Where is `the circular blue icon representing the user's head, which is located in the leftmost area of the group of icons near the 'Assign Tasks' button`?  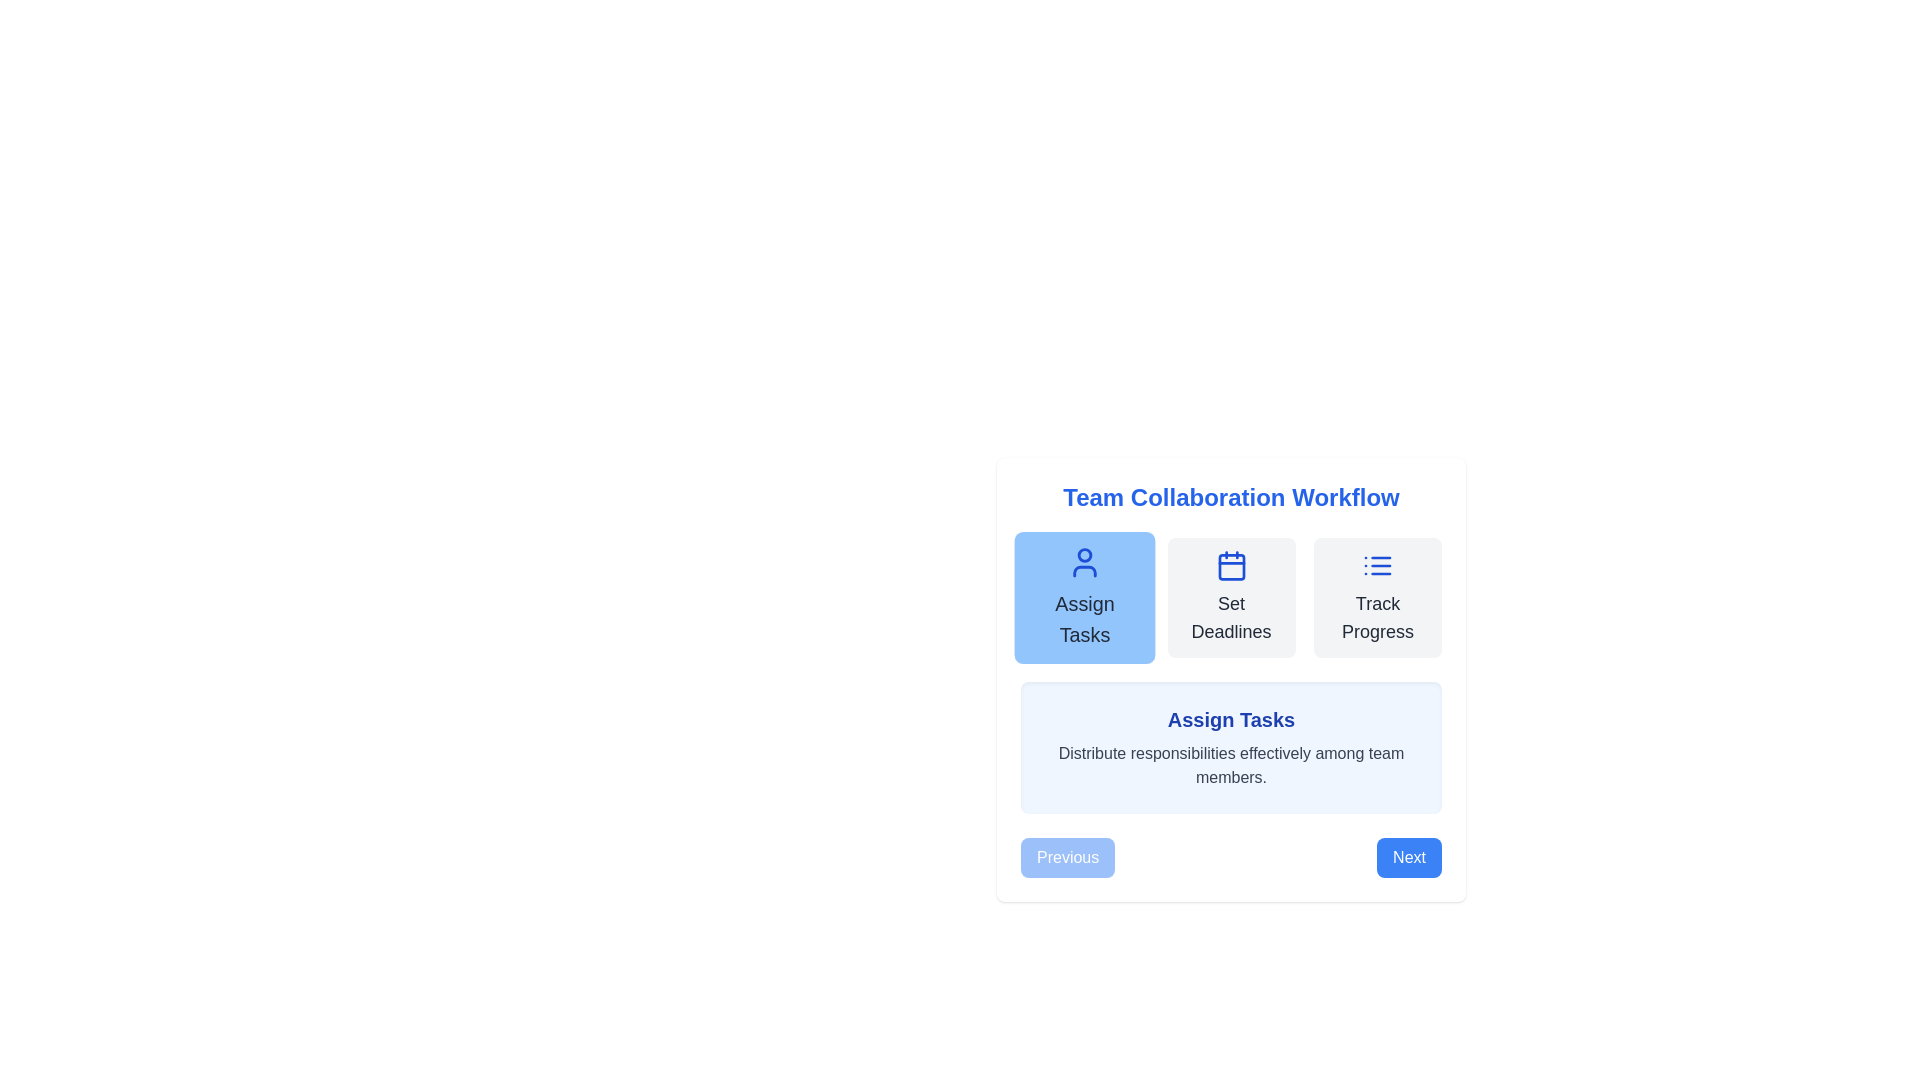
the circular blue icon representing the user's head, which is located in the leftmost area of the group of icons near the 'Assign Tasks' button is located at coordinates (1083, 555).